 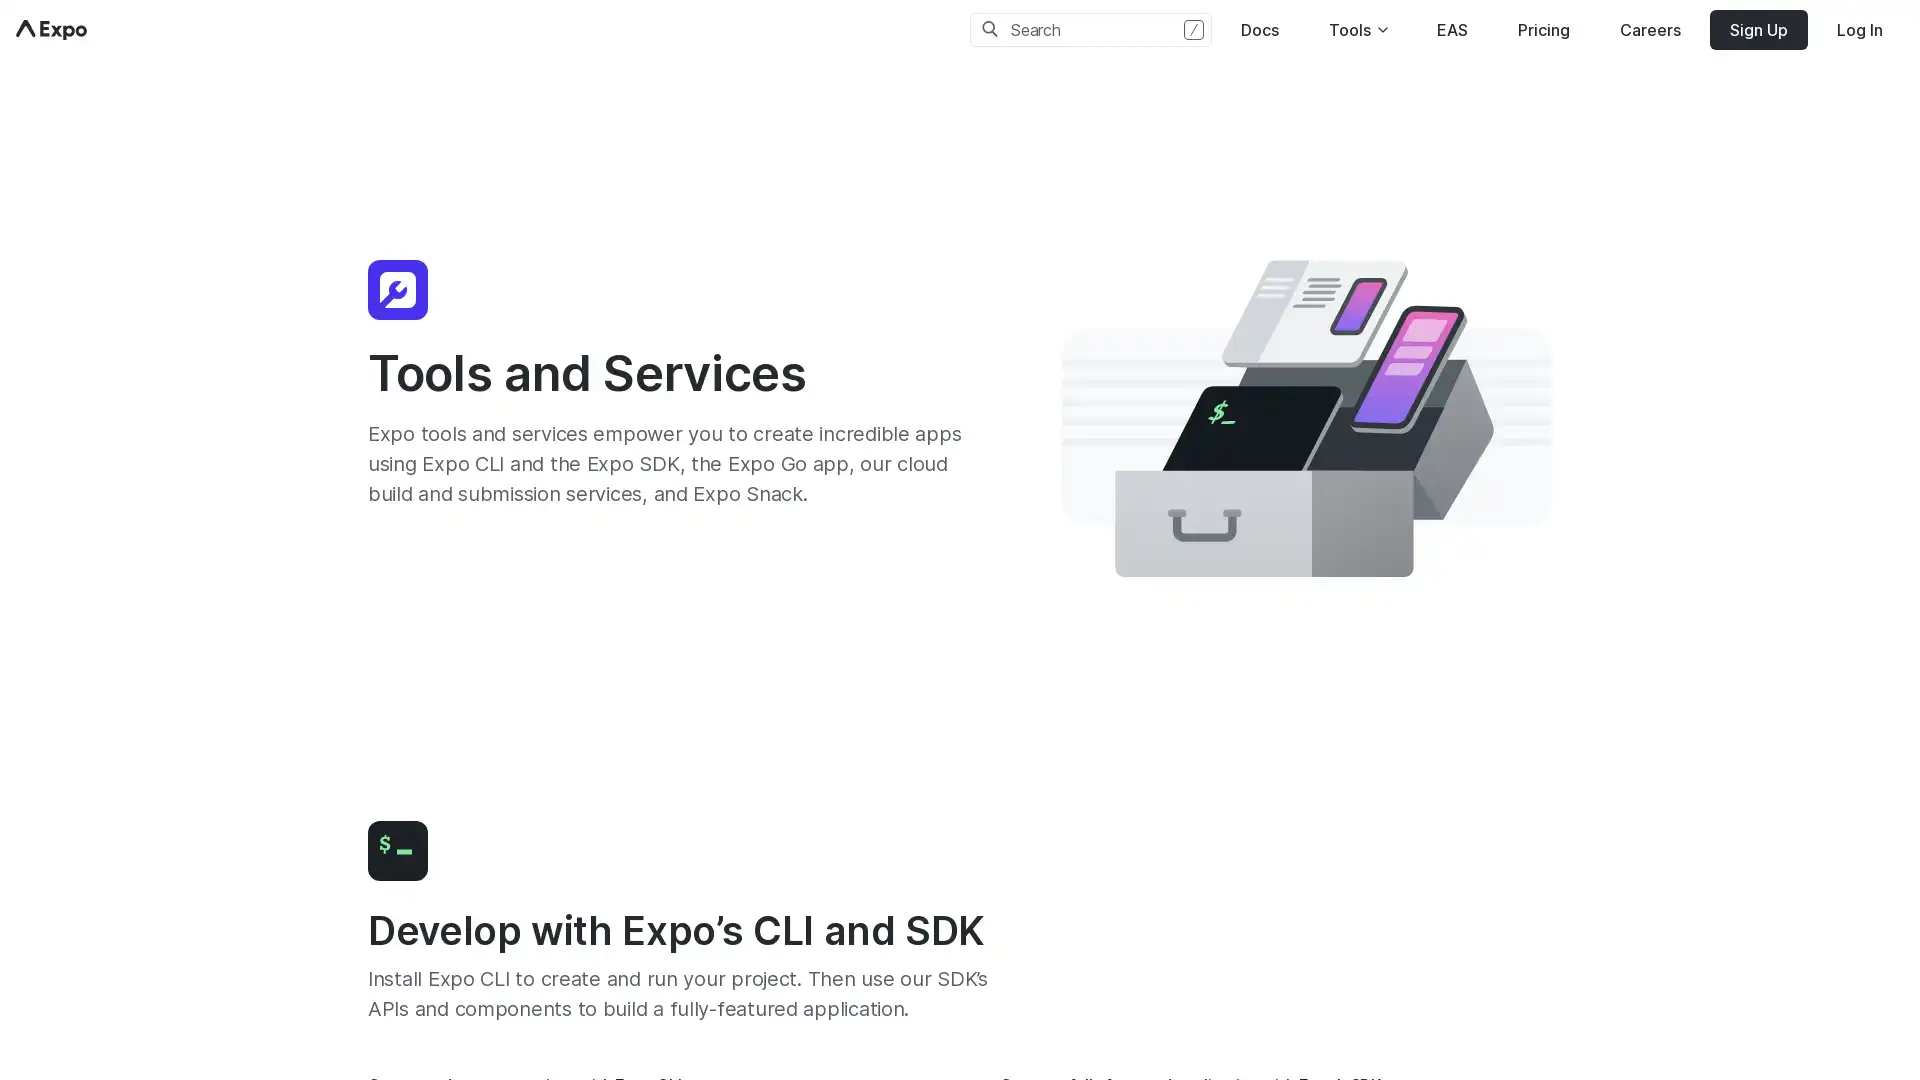 I want to click on Word-mark-logo, so click(x=51, y=30).